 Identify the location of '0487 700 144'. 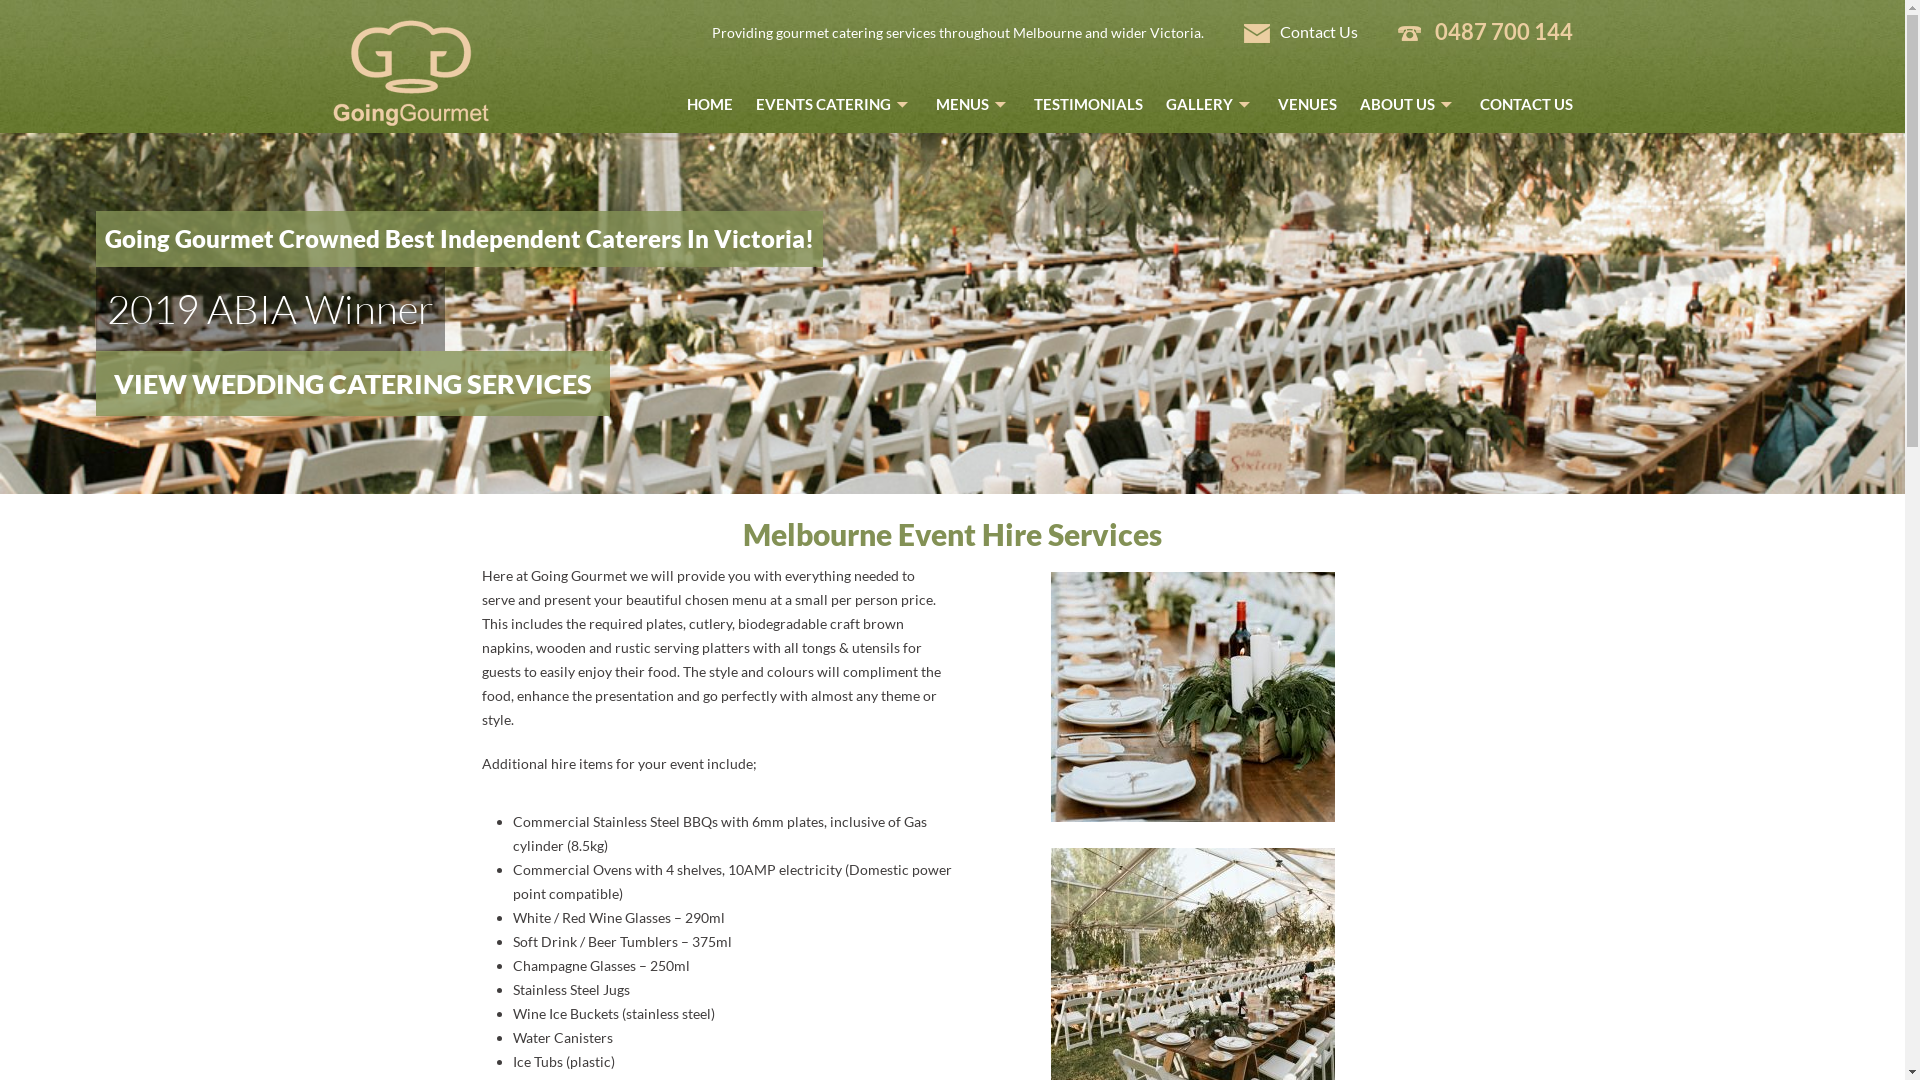
(1502, 31).